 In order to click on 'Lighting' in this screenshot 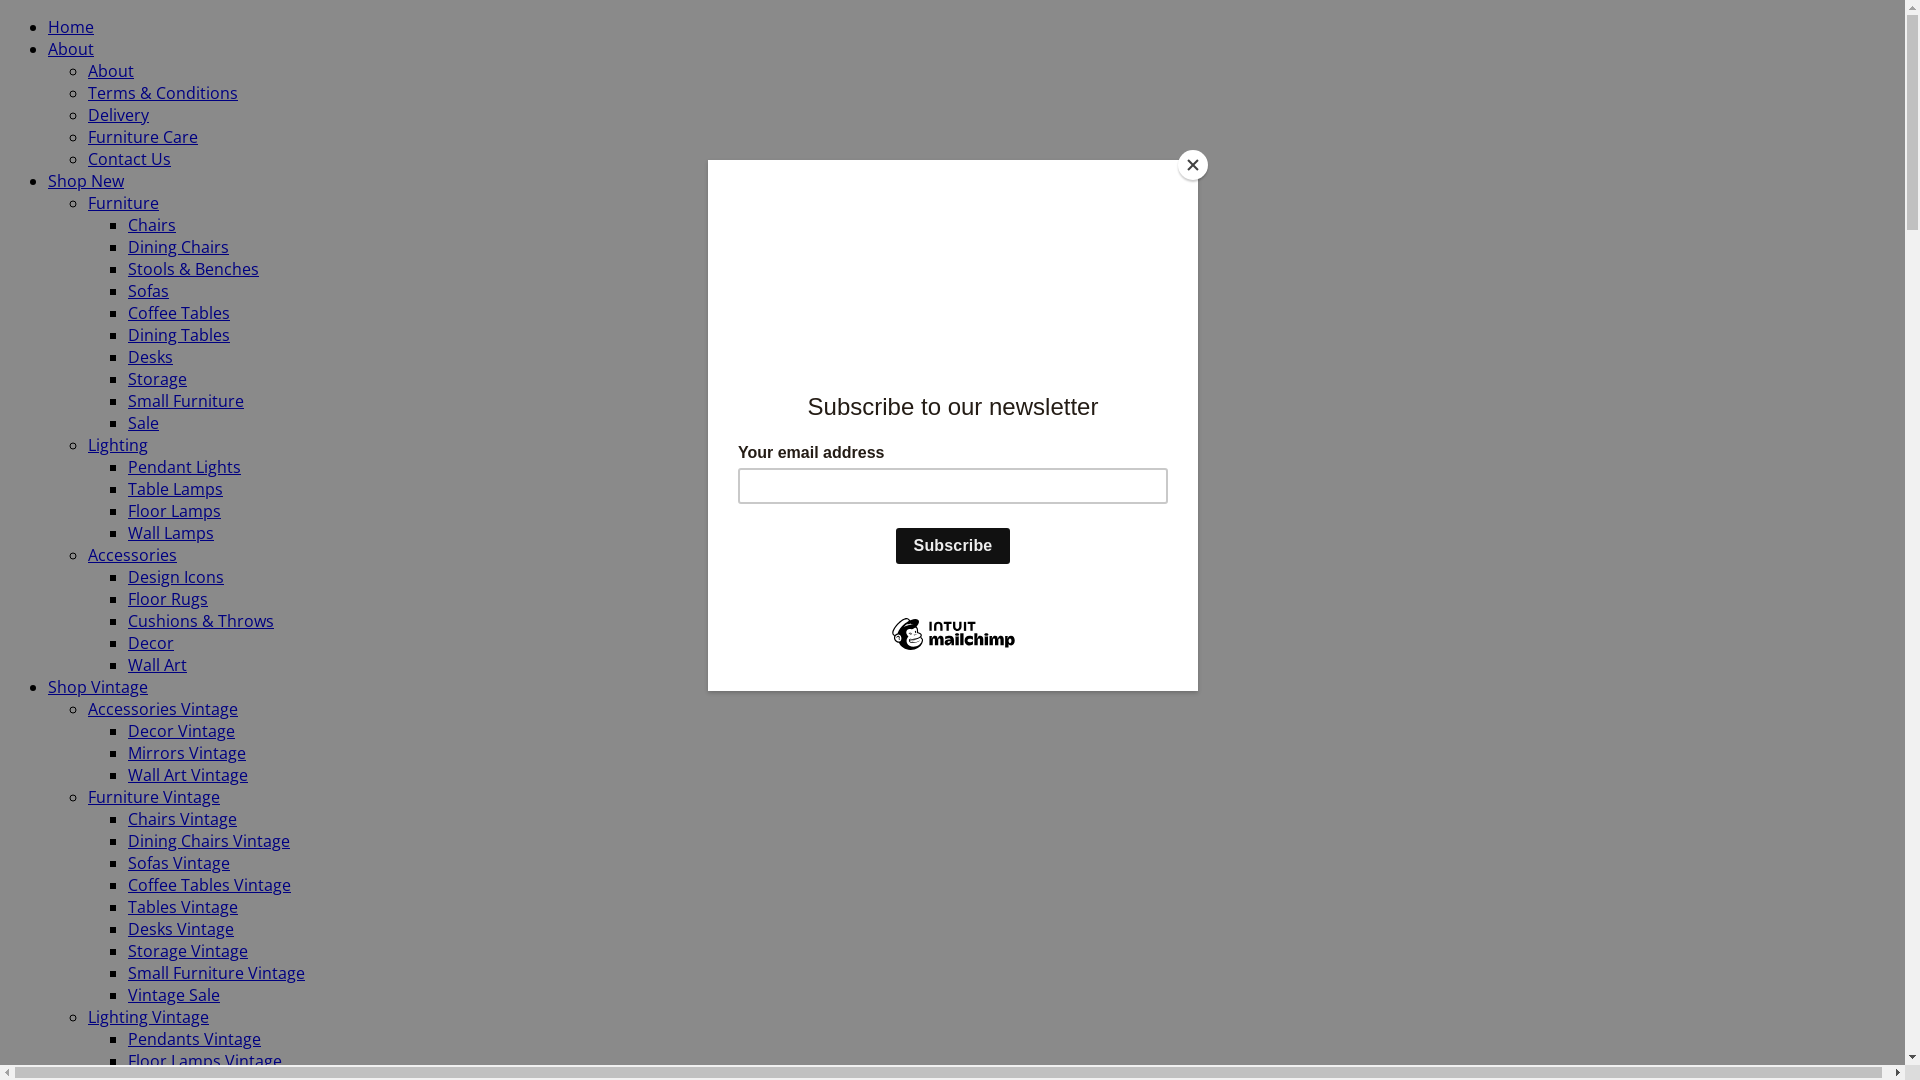, I will do `click(117, 443)`.